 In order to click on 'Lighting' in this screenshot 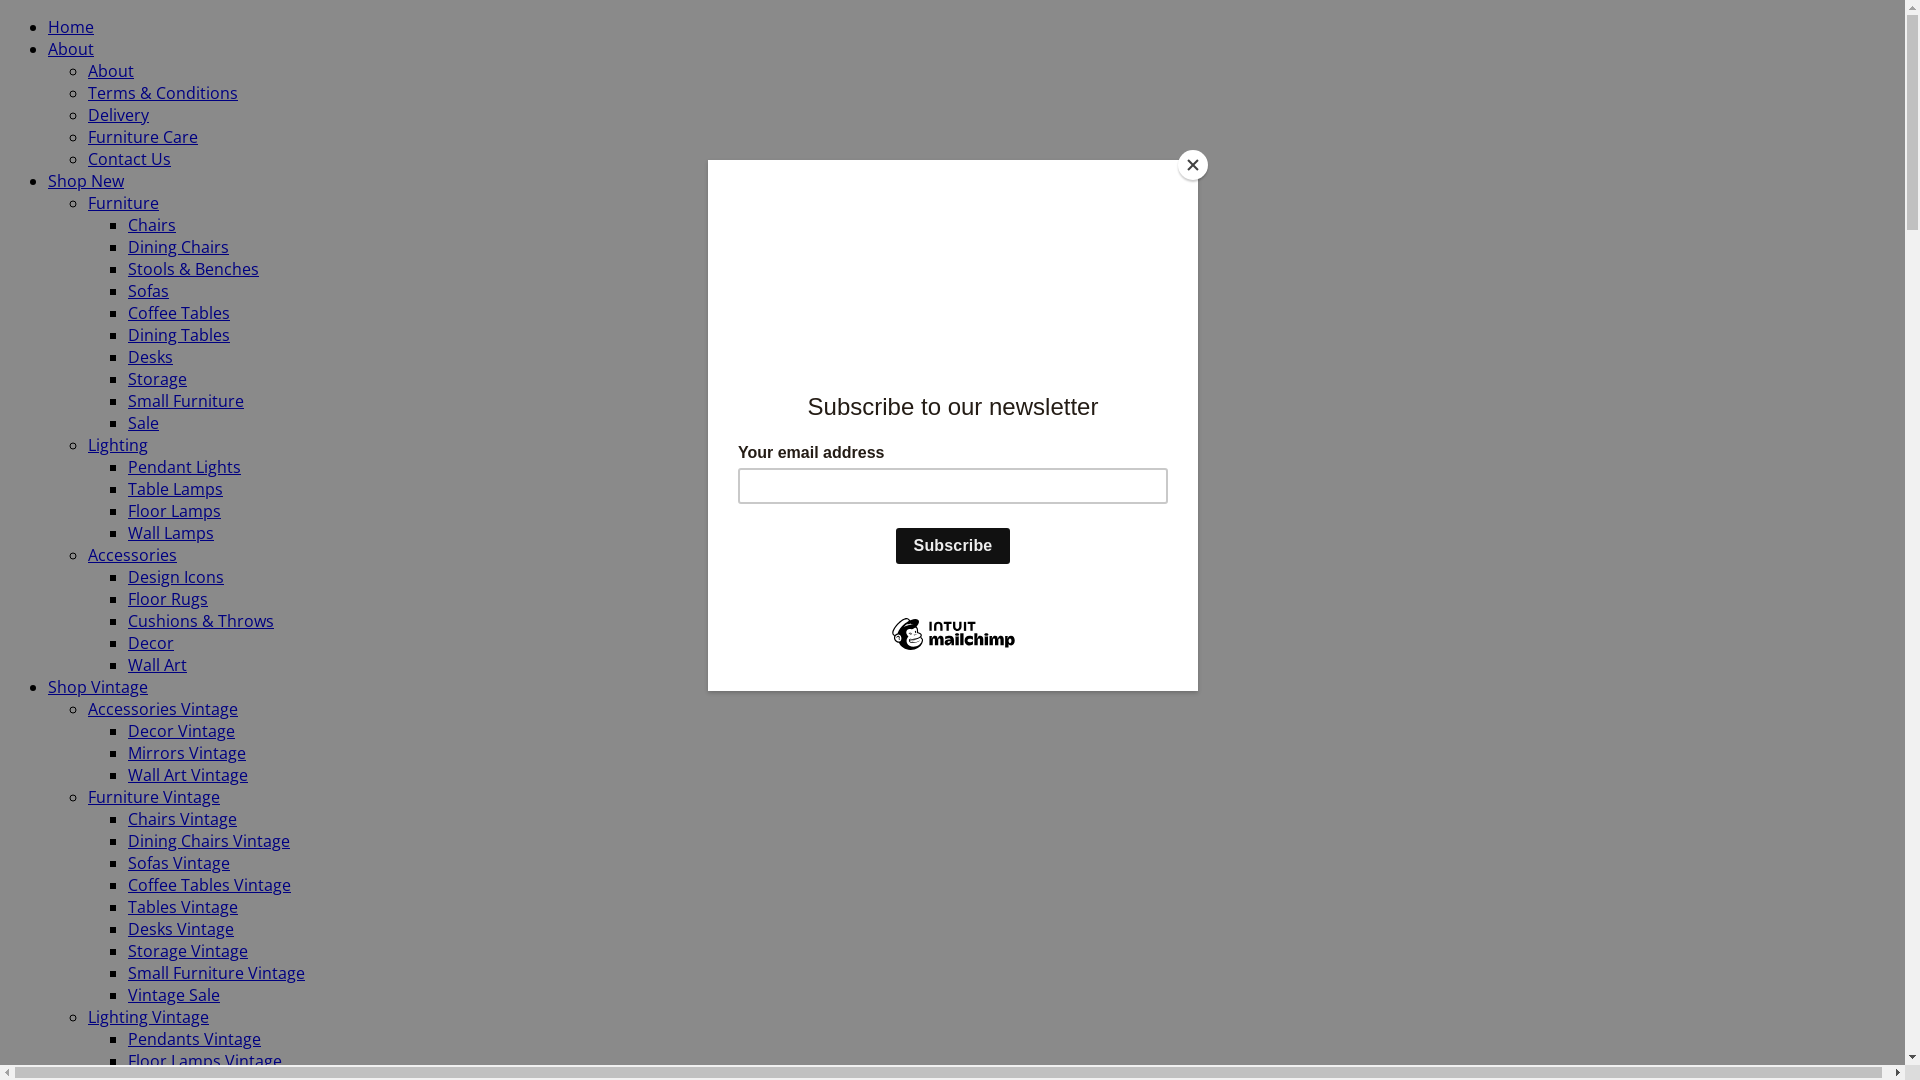, I will do `click(117, 443)`.